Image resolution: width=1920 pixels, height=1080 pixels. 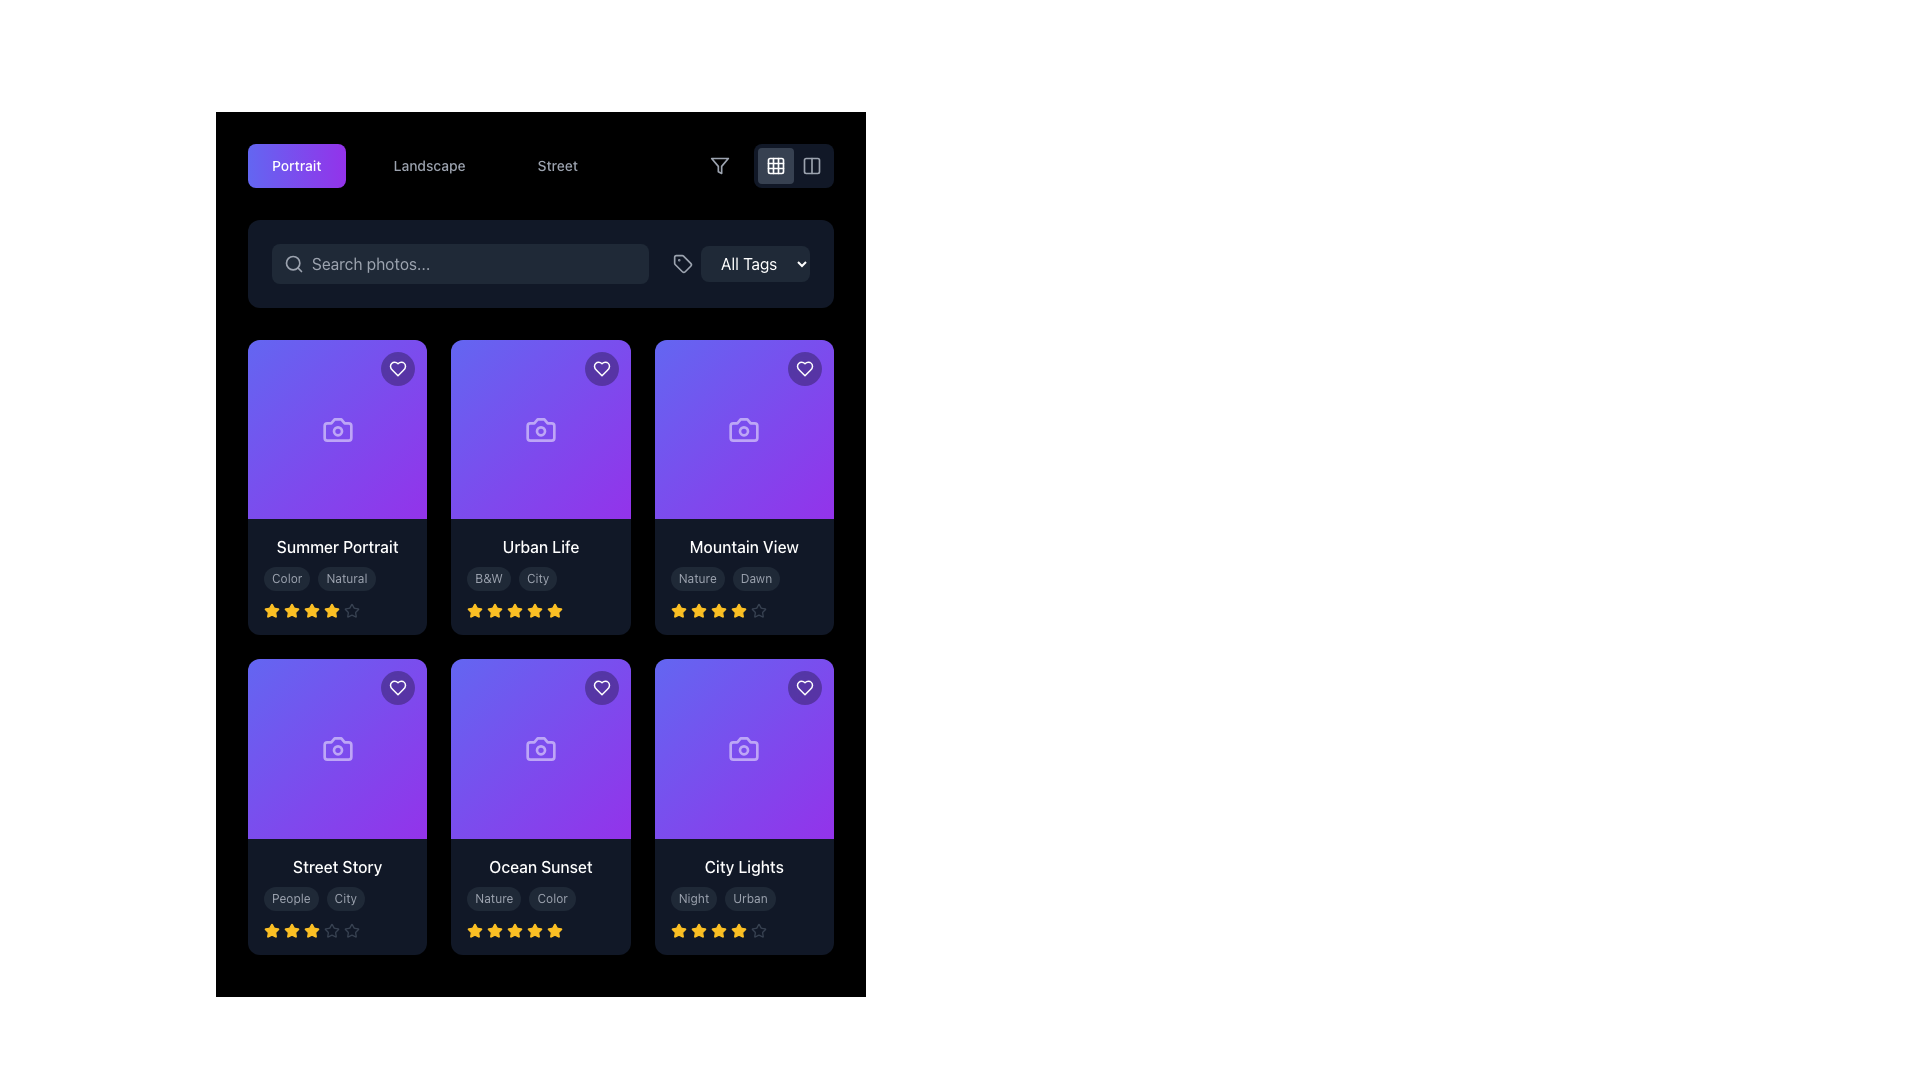 I want to click on the 'All Tags' dropdown button for keyboard navigation, so click(x=754, y=262).